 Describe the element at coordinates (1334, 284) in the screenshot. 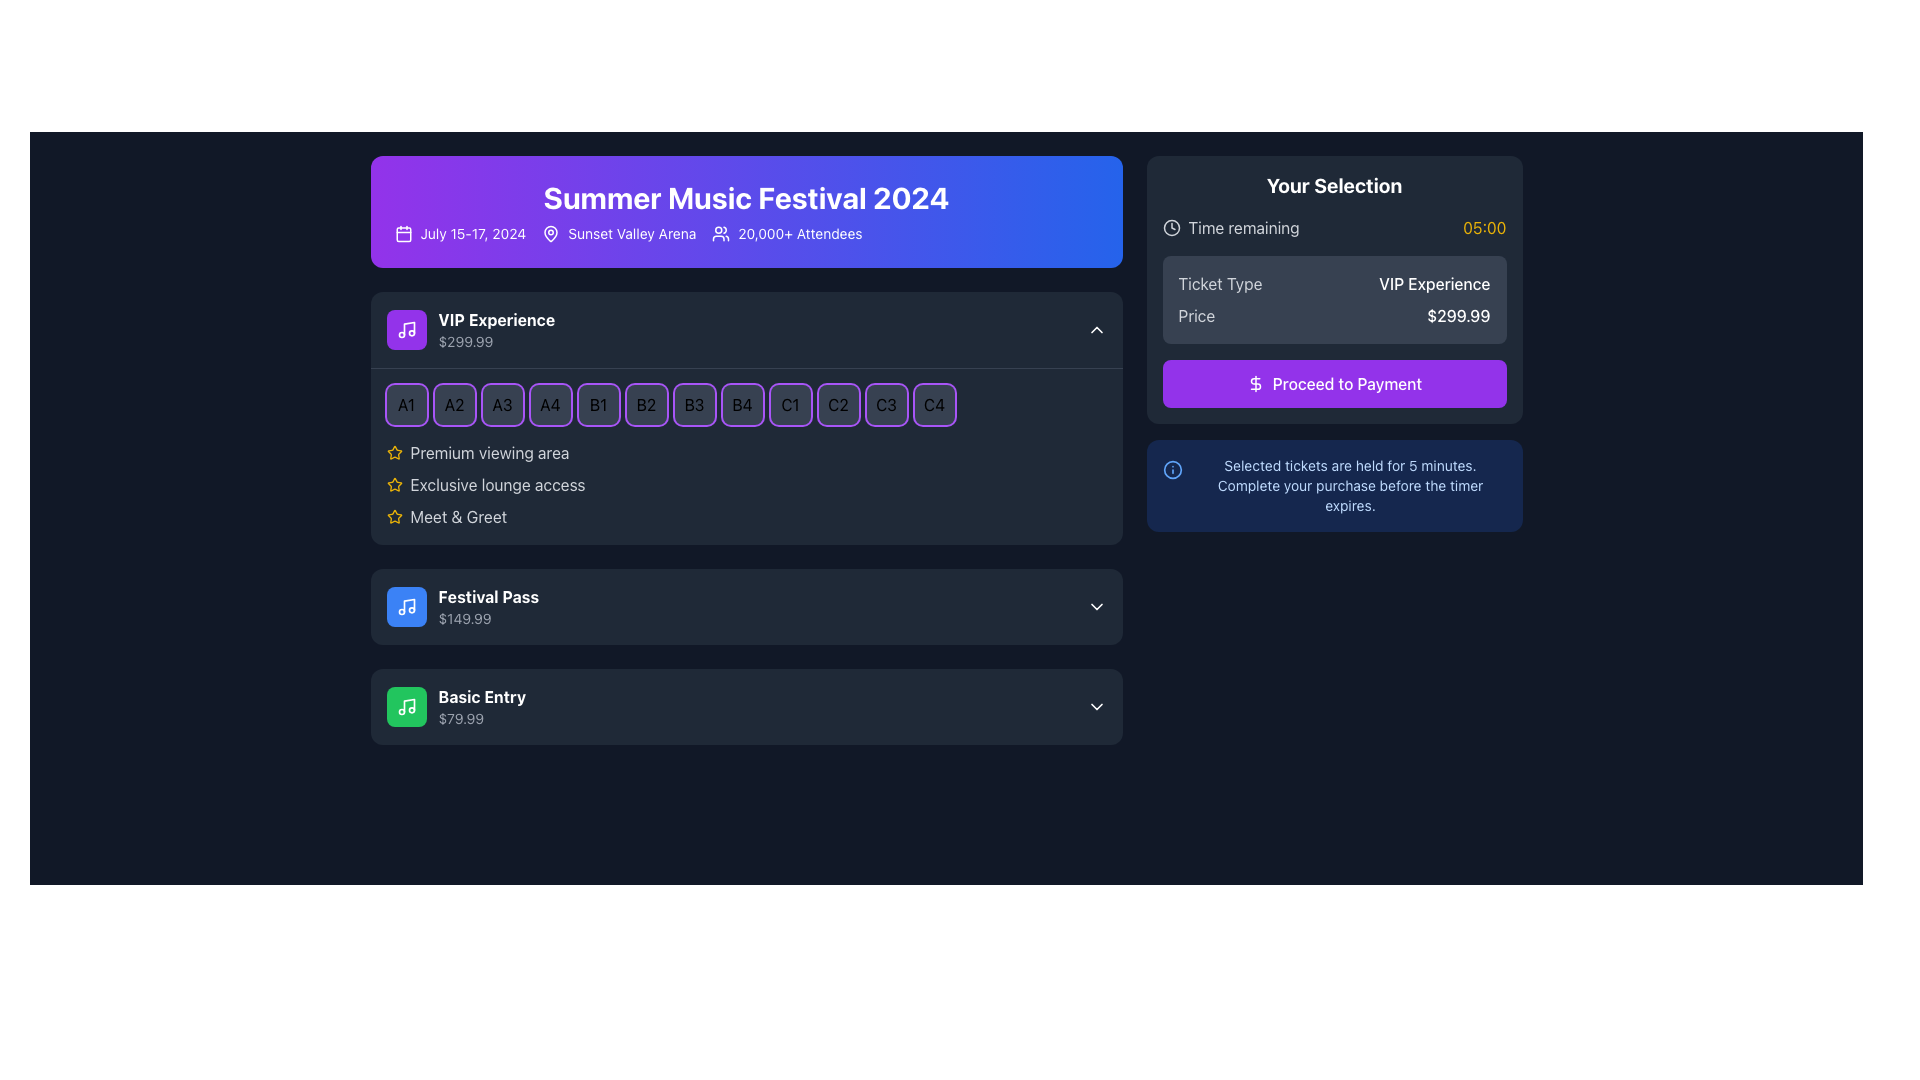

I see `the Informational display pair showing 'Ticket Type' in gray and 'VIP Experience' in white, which is the uppermost item in the 'Your Selection' box` at that location.